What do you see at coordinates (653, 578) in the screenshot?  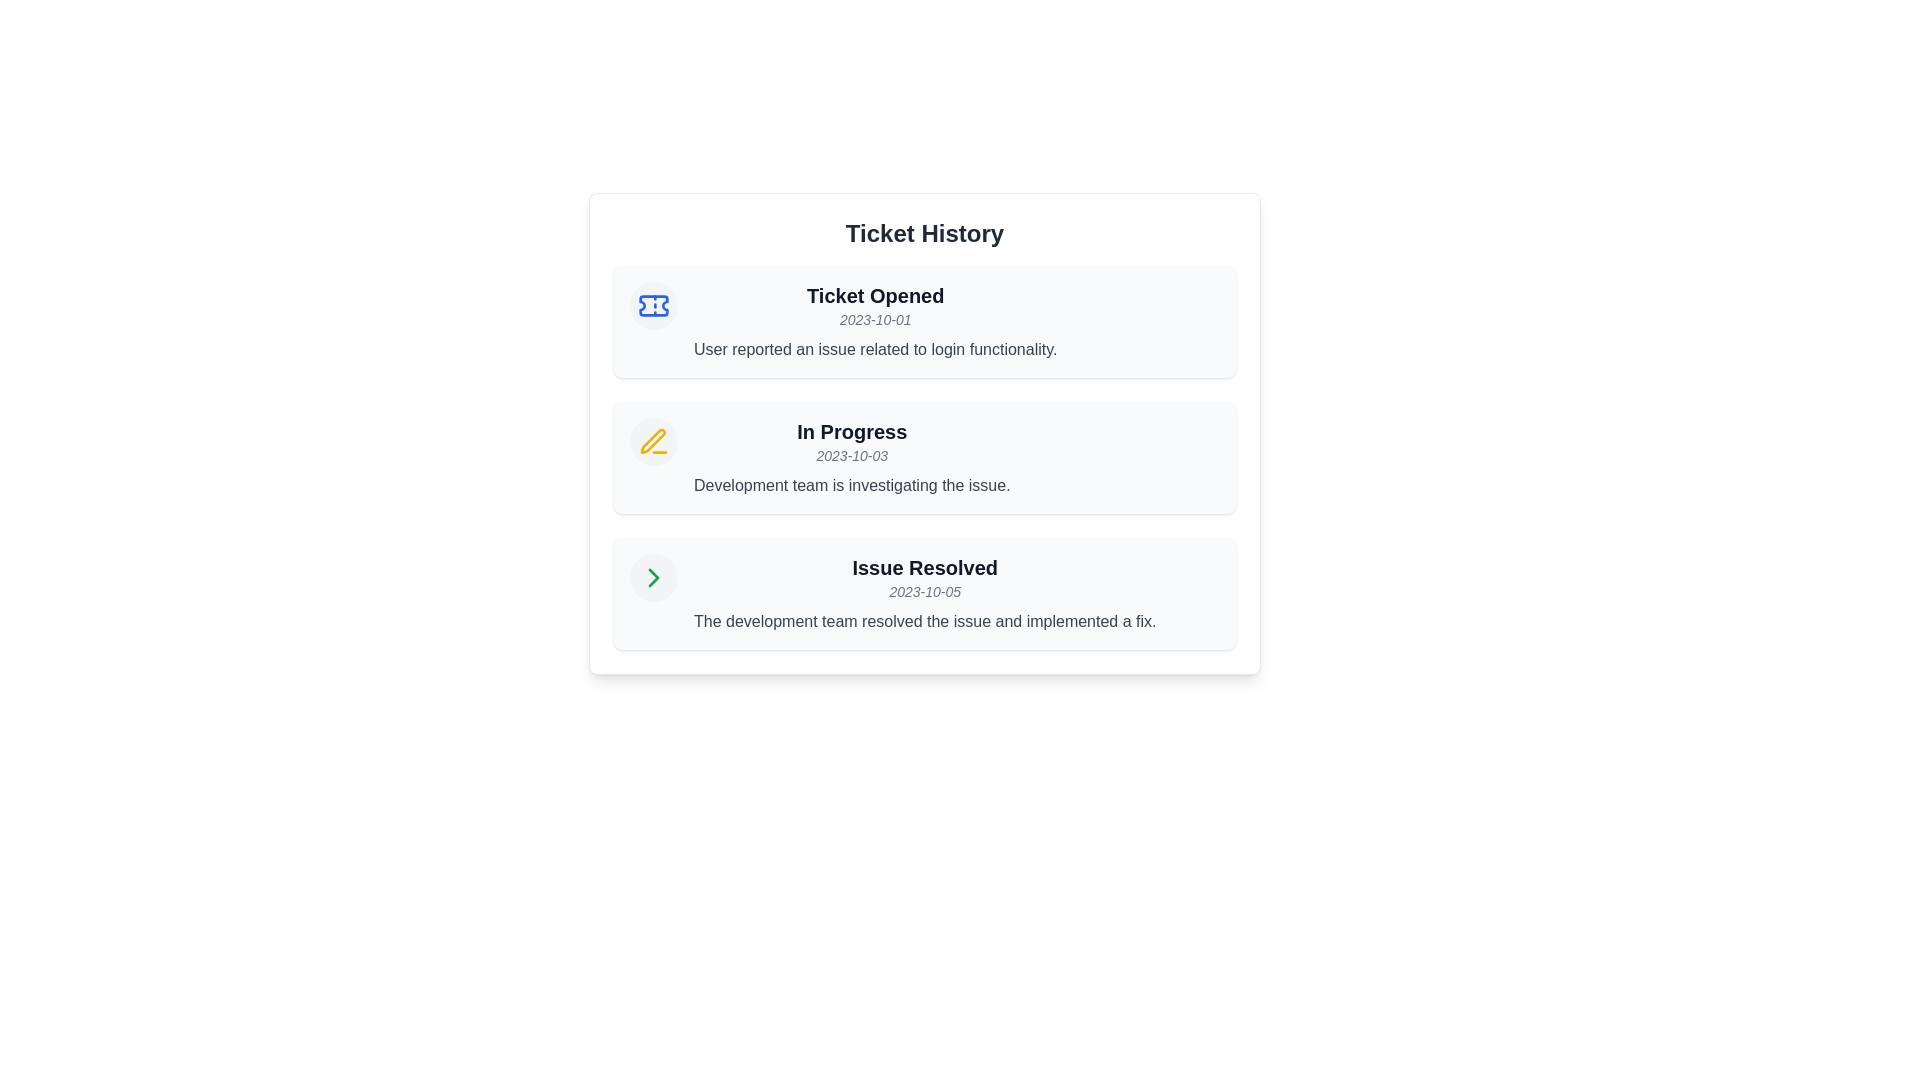 I see `the chevron icon located to the left of the 'Issue Resolved' text block in the 'Ticket History' section` at bounding box center [653, 578].